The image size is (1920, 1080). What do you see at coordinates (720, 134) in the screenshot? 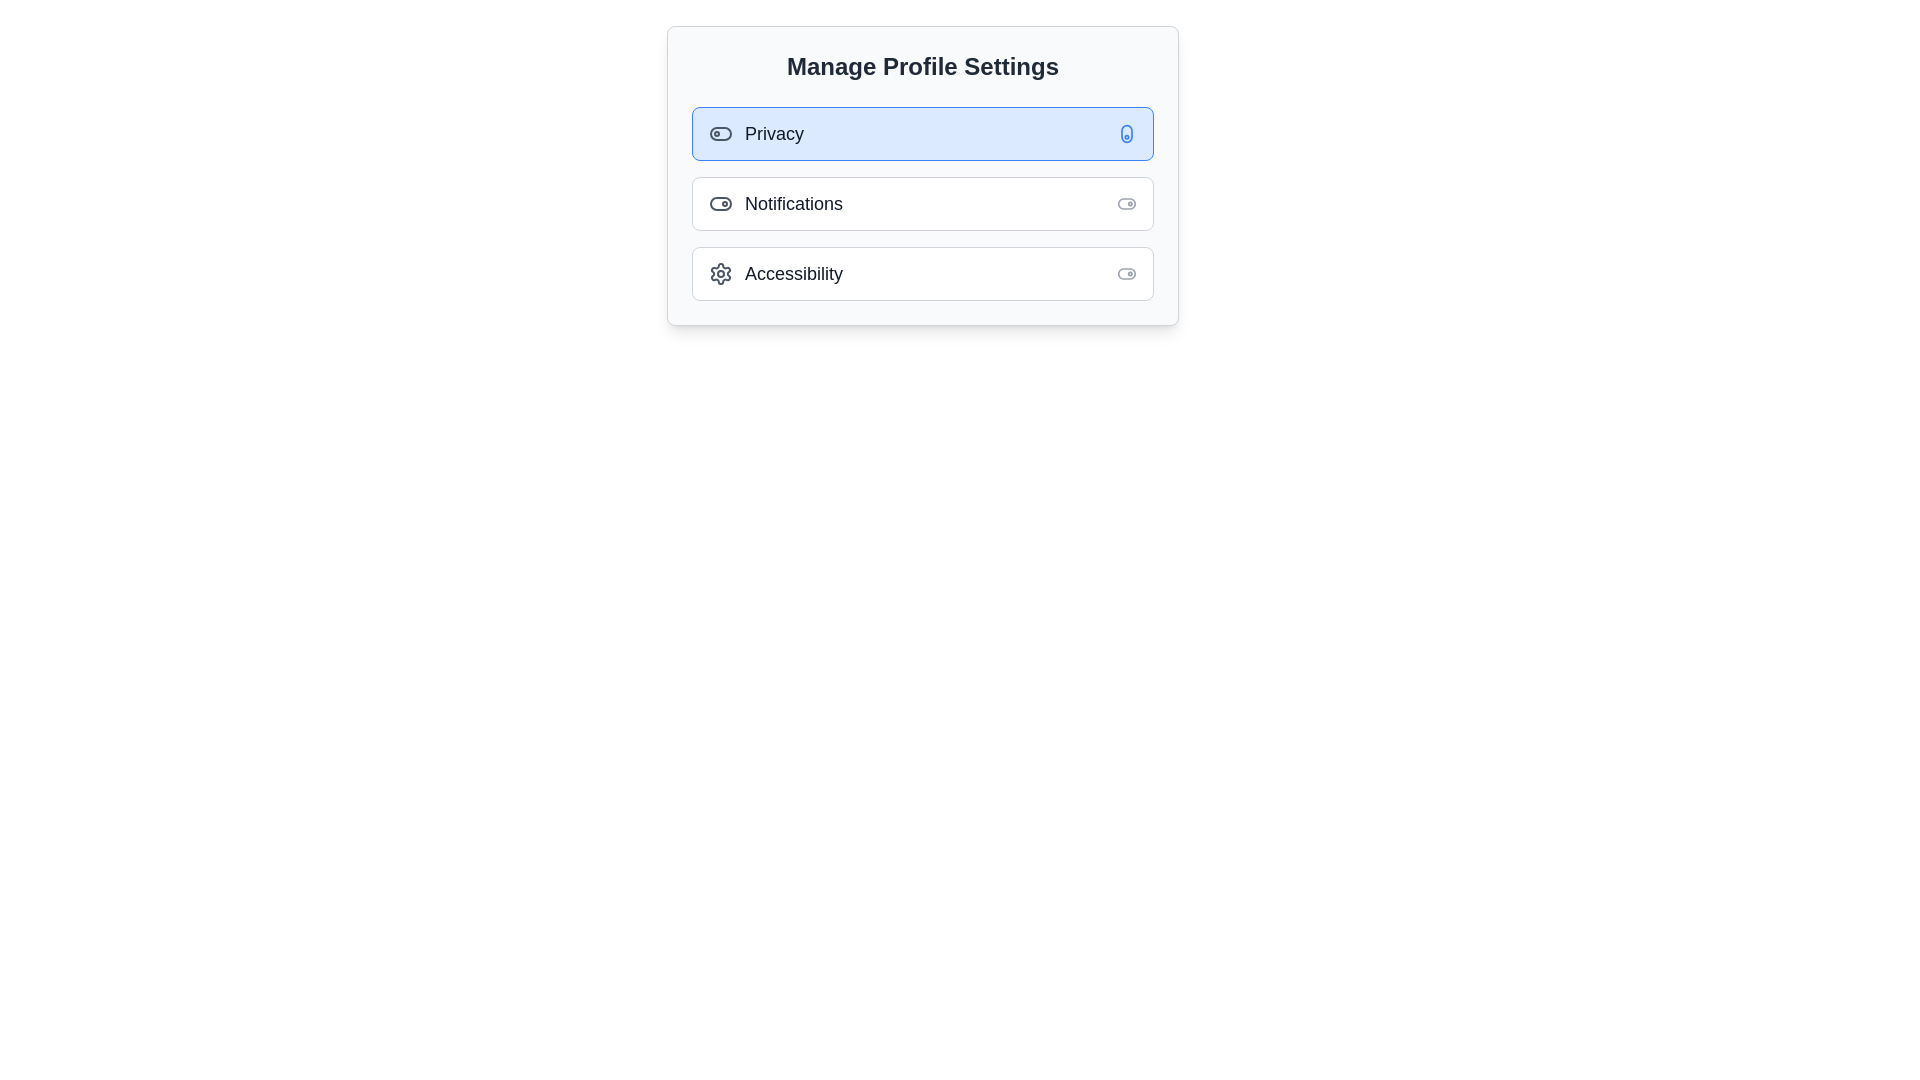
I see `the SVG rectangle element that serves as the background for the toggle state indicator of the 'Privacy' option toggle switch, which is positioned at the top of the settings list` at bounding box center [720, 134].